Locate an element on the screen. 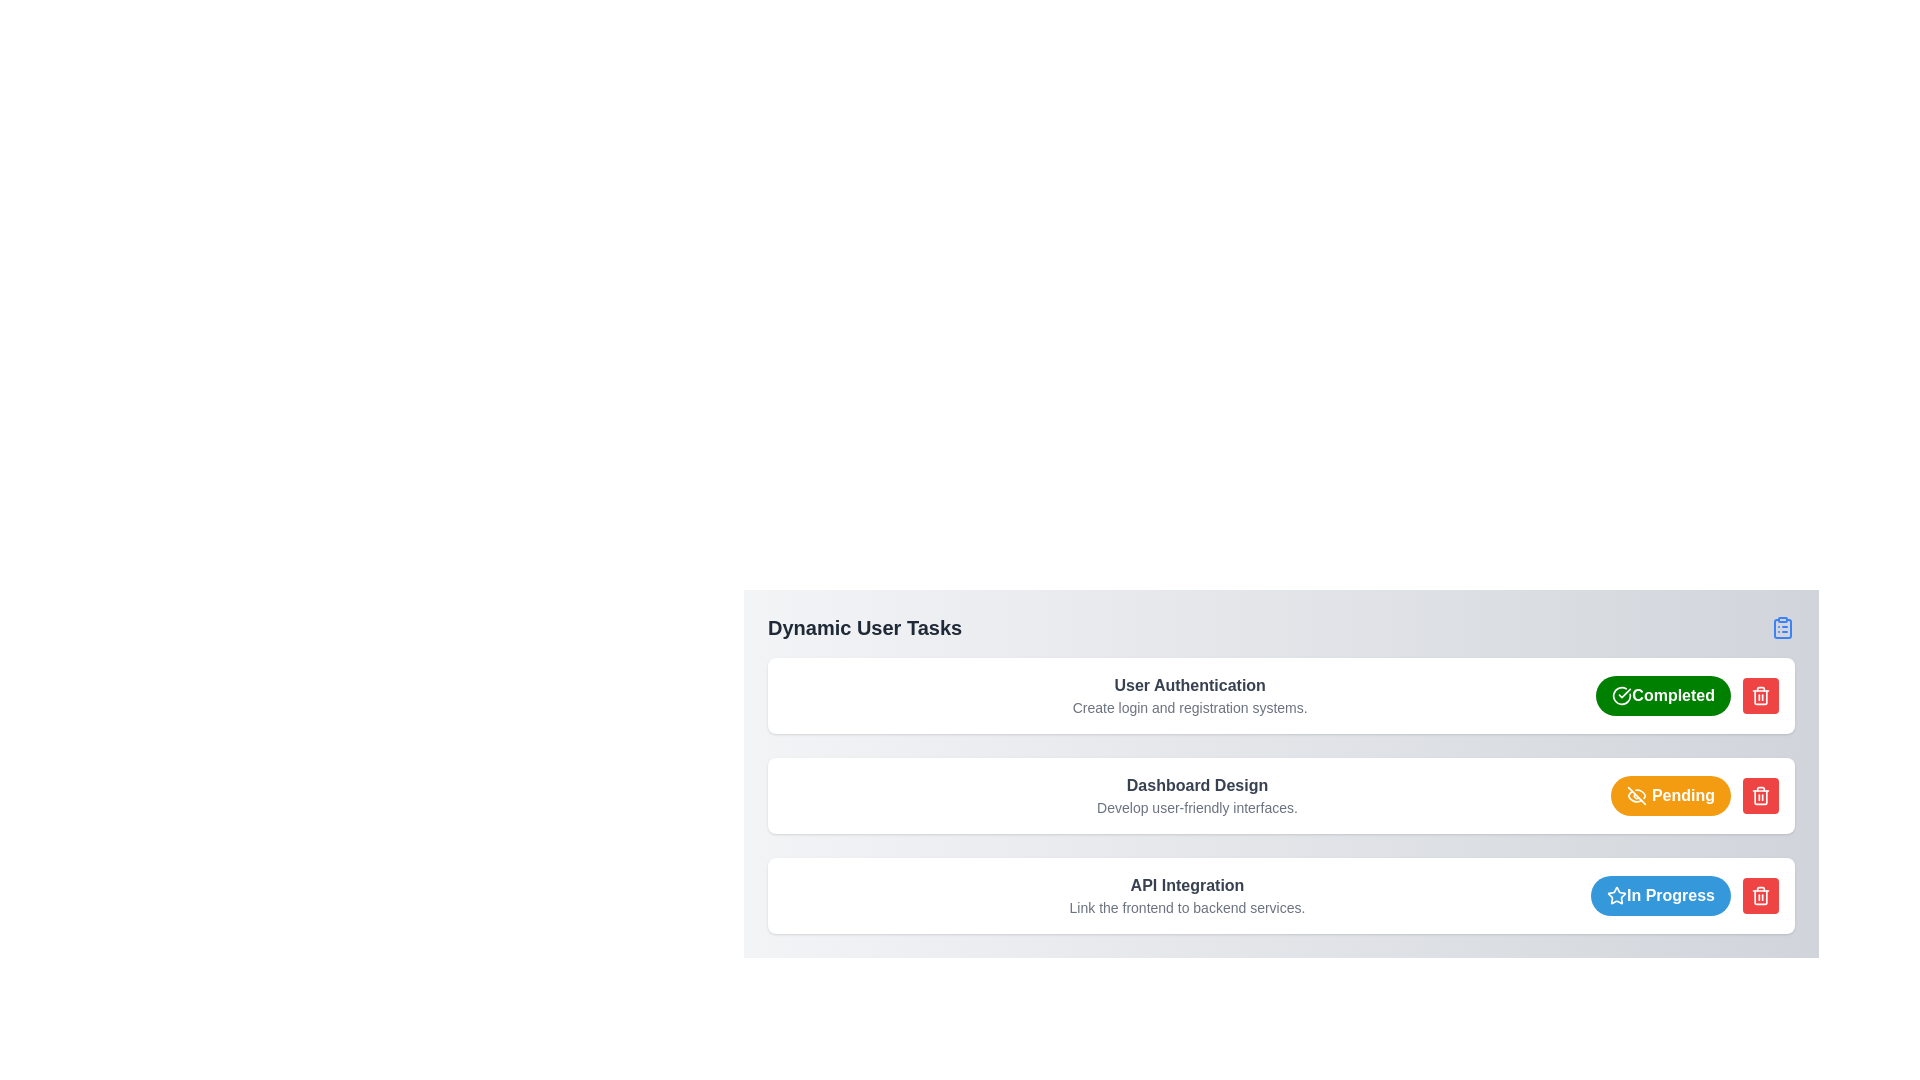 The height and width of the screenshot is (1080, 1920). the Status indicator button representing 'Pending' for the task 'Dashboard Design', located on the right-hand side of the second row in the task list is located at coordinates (1670, 794).